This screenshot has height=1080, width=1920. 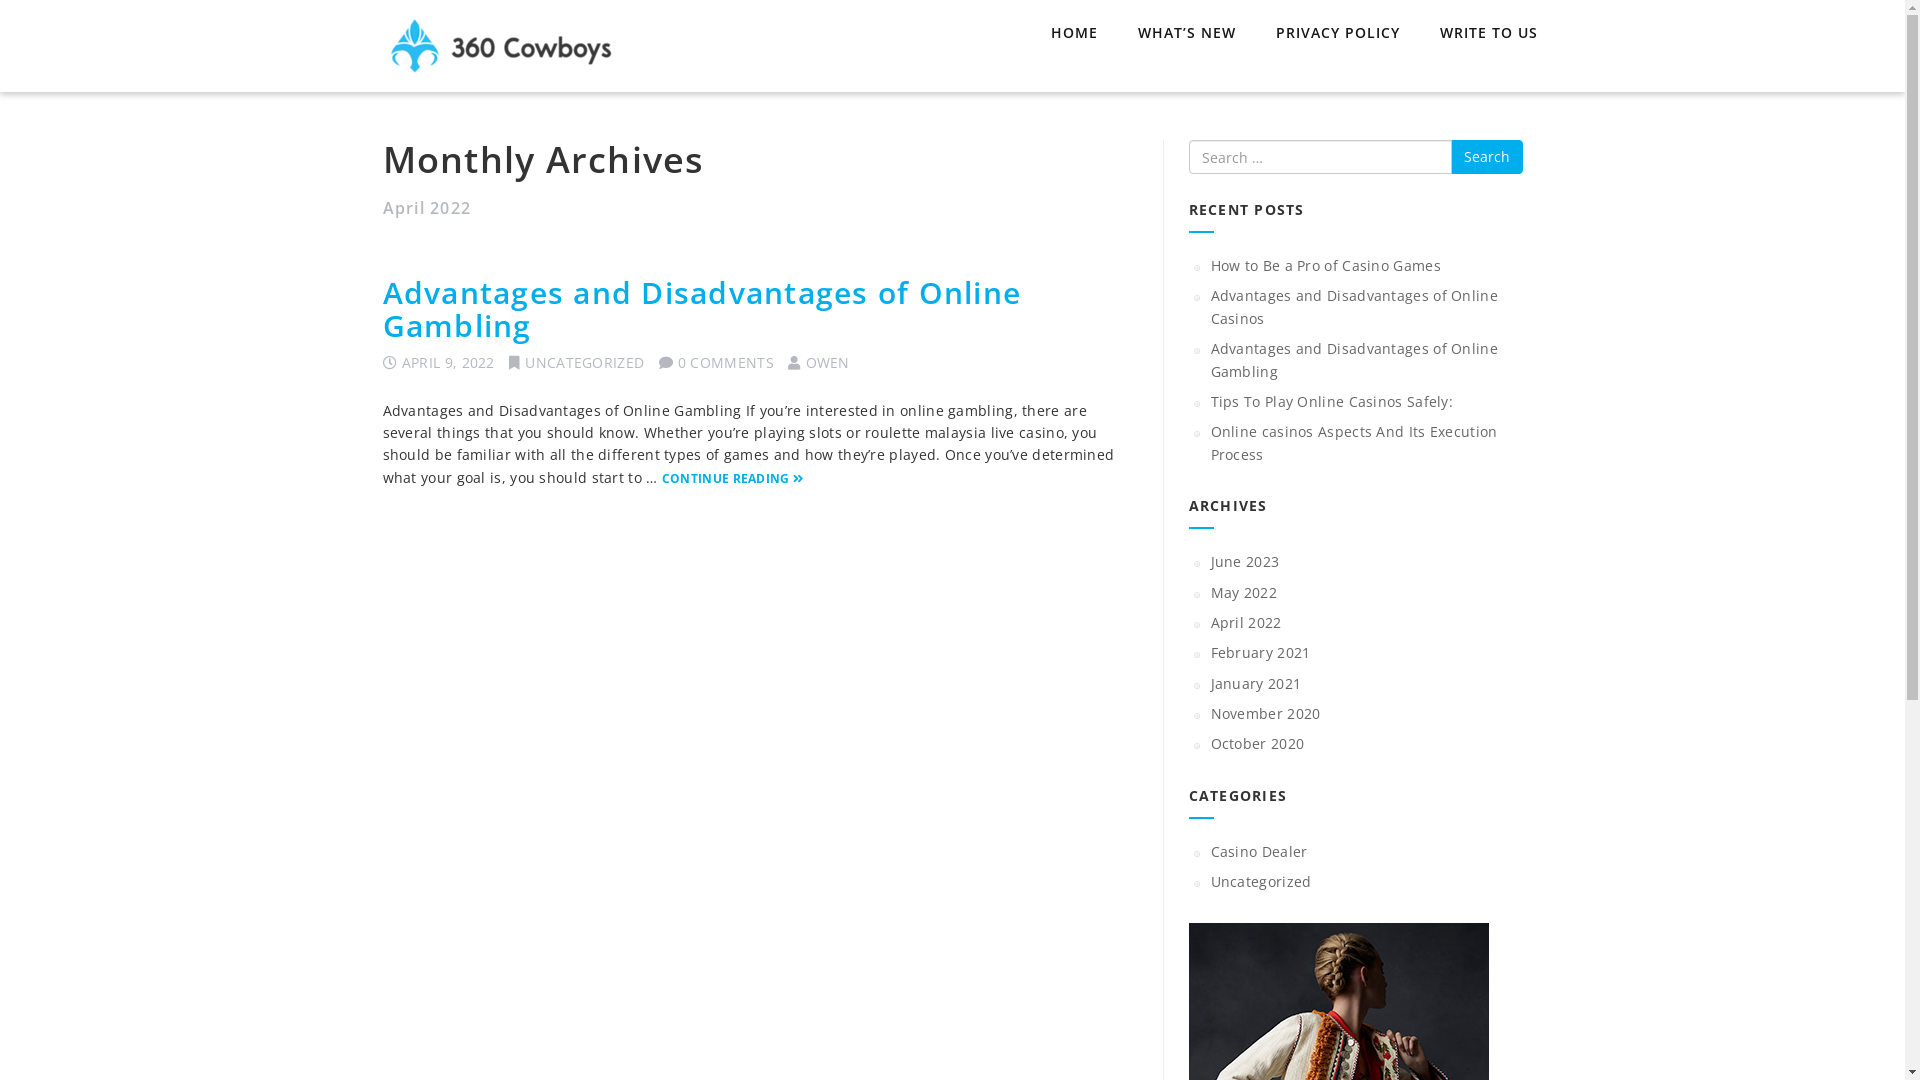 What do you see at coordinates (1208, 264) in the screenshot?
I see `'How to Be a Pro of Casino Games'` at bounding box center [1208, 264].